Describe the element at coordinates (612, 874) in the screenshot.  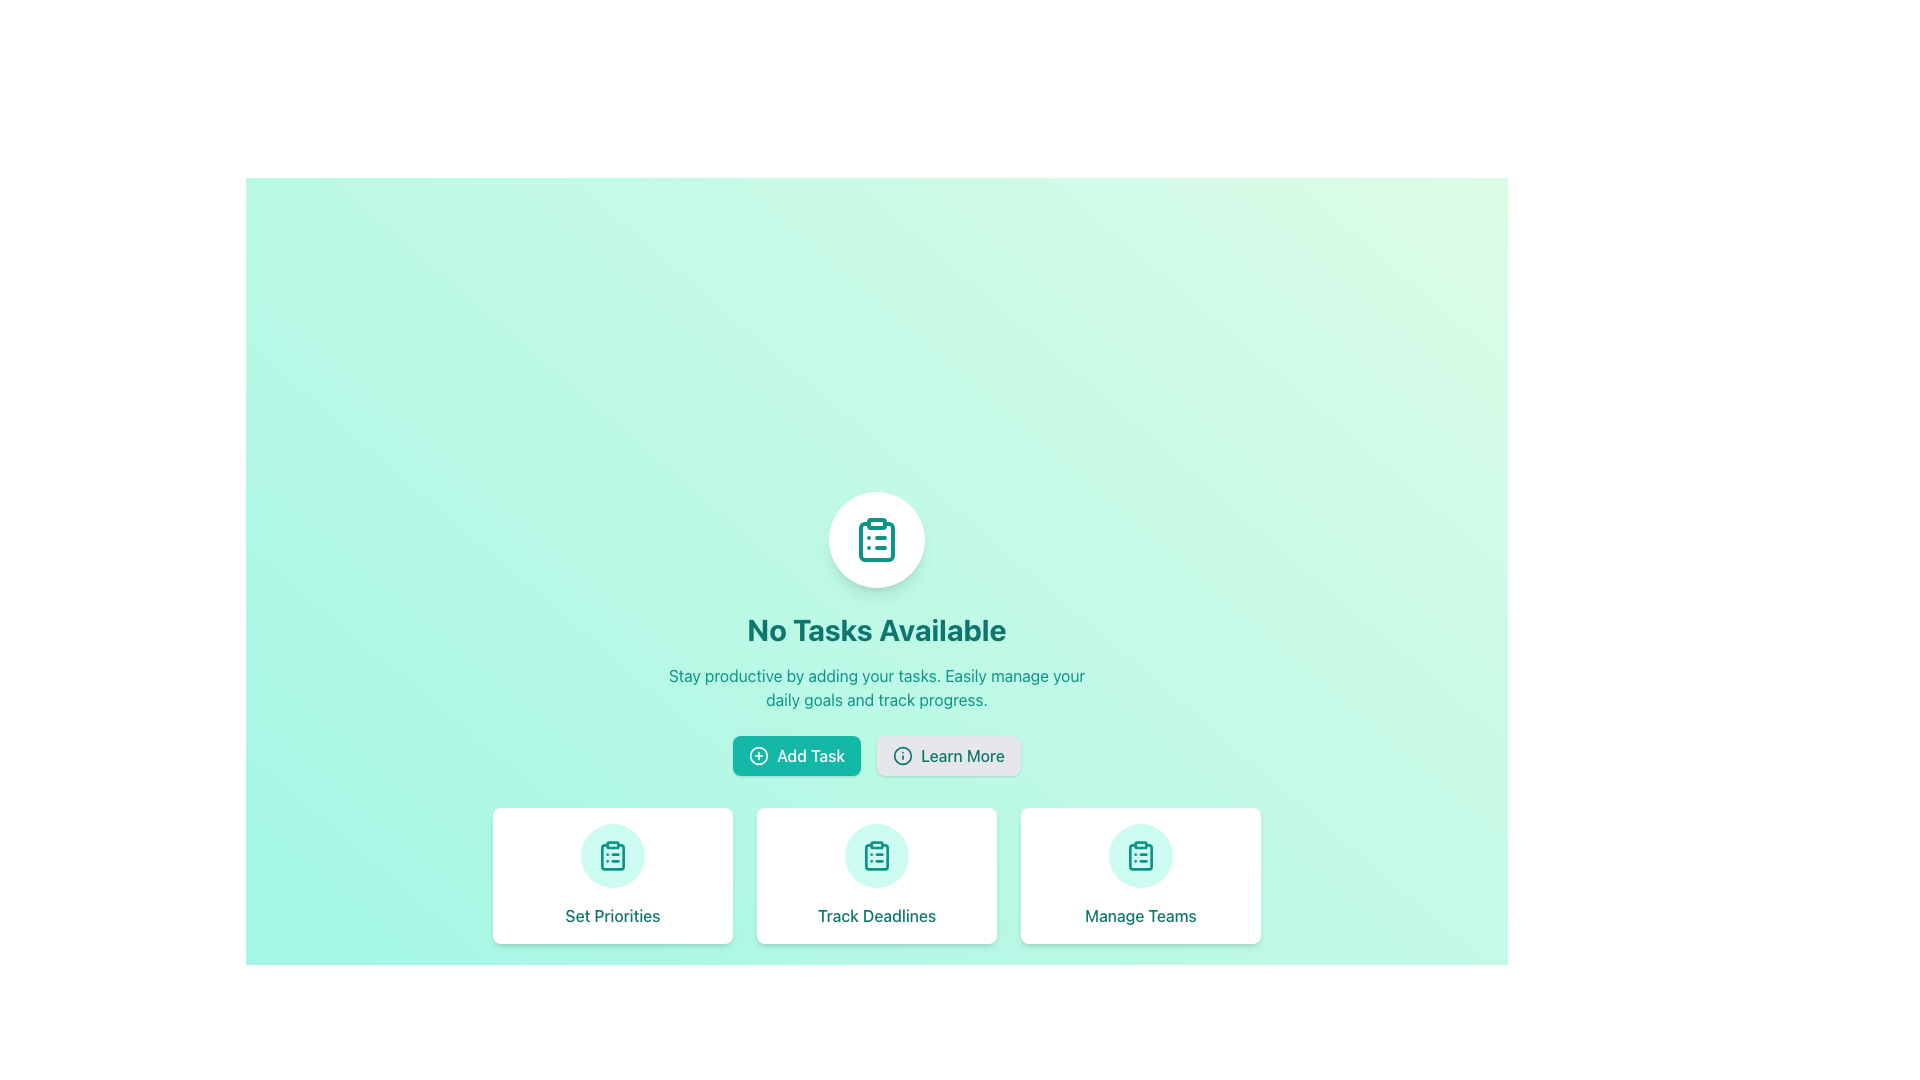
I see `the leftmost card in the row that signifies a task related to setting priorities` at that location.